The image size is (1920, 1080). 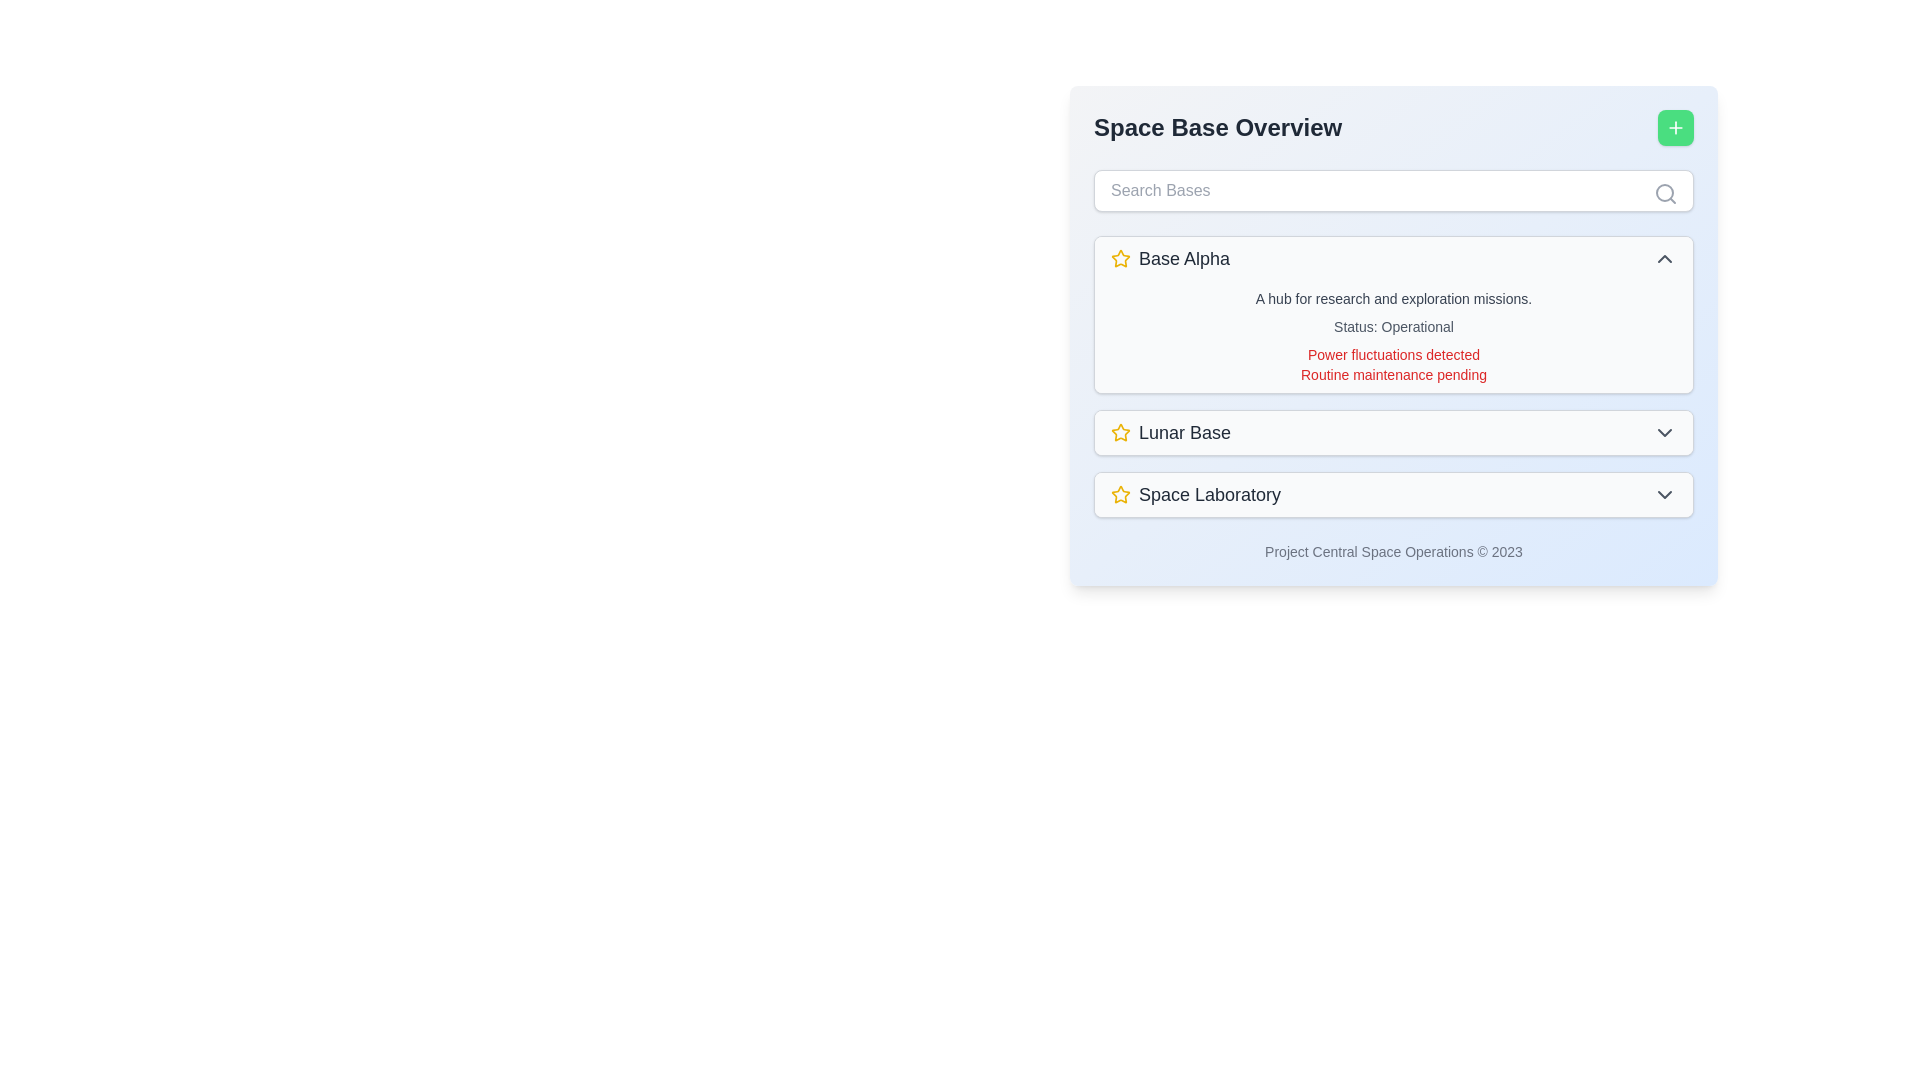 What do you see at coordinates (1170, 257) in the screenshot?
I see `the 'Base Alpha' text label with the yellow star icon` at bounding box center [1170, 257].